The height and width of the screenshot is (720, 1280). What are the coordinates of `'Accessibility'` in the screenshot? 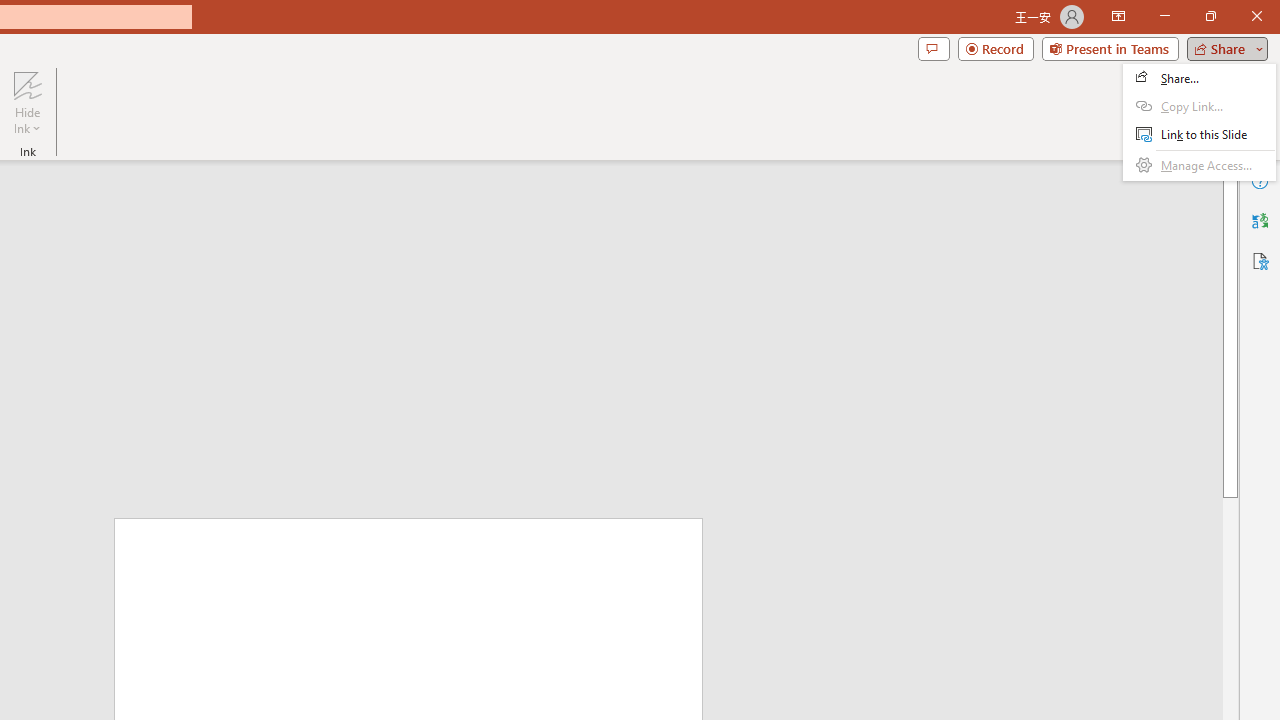 It's located at (1259, 260).